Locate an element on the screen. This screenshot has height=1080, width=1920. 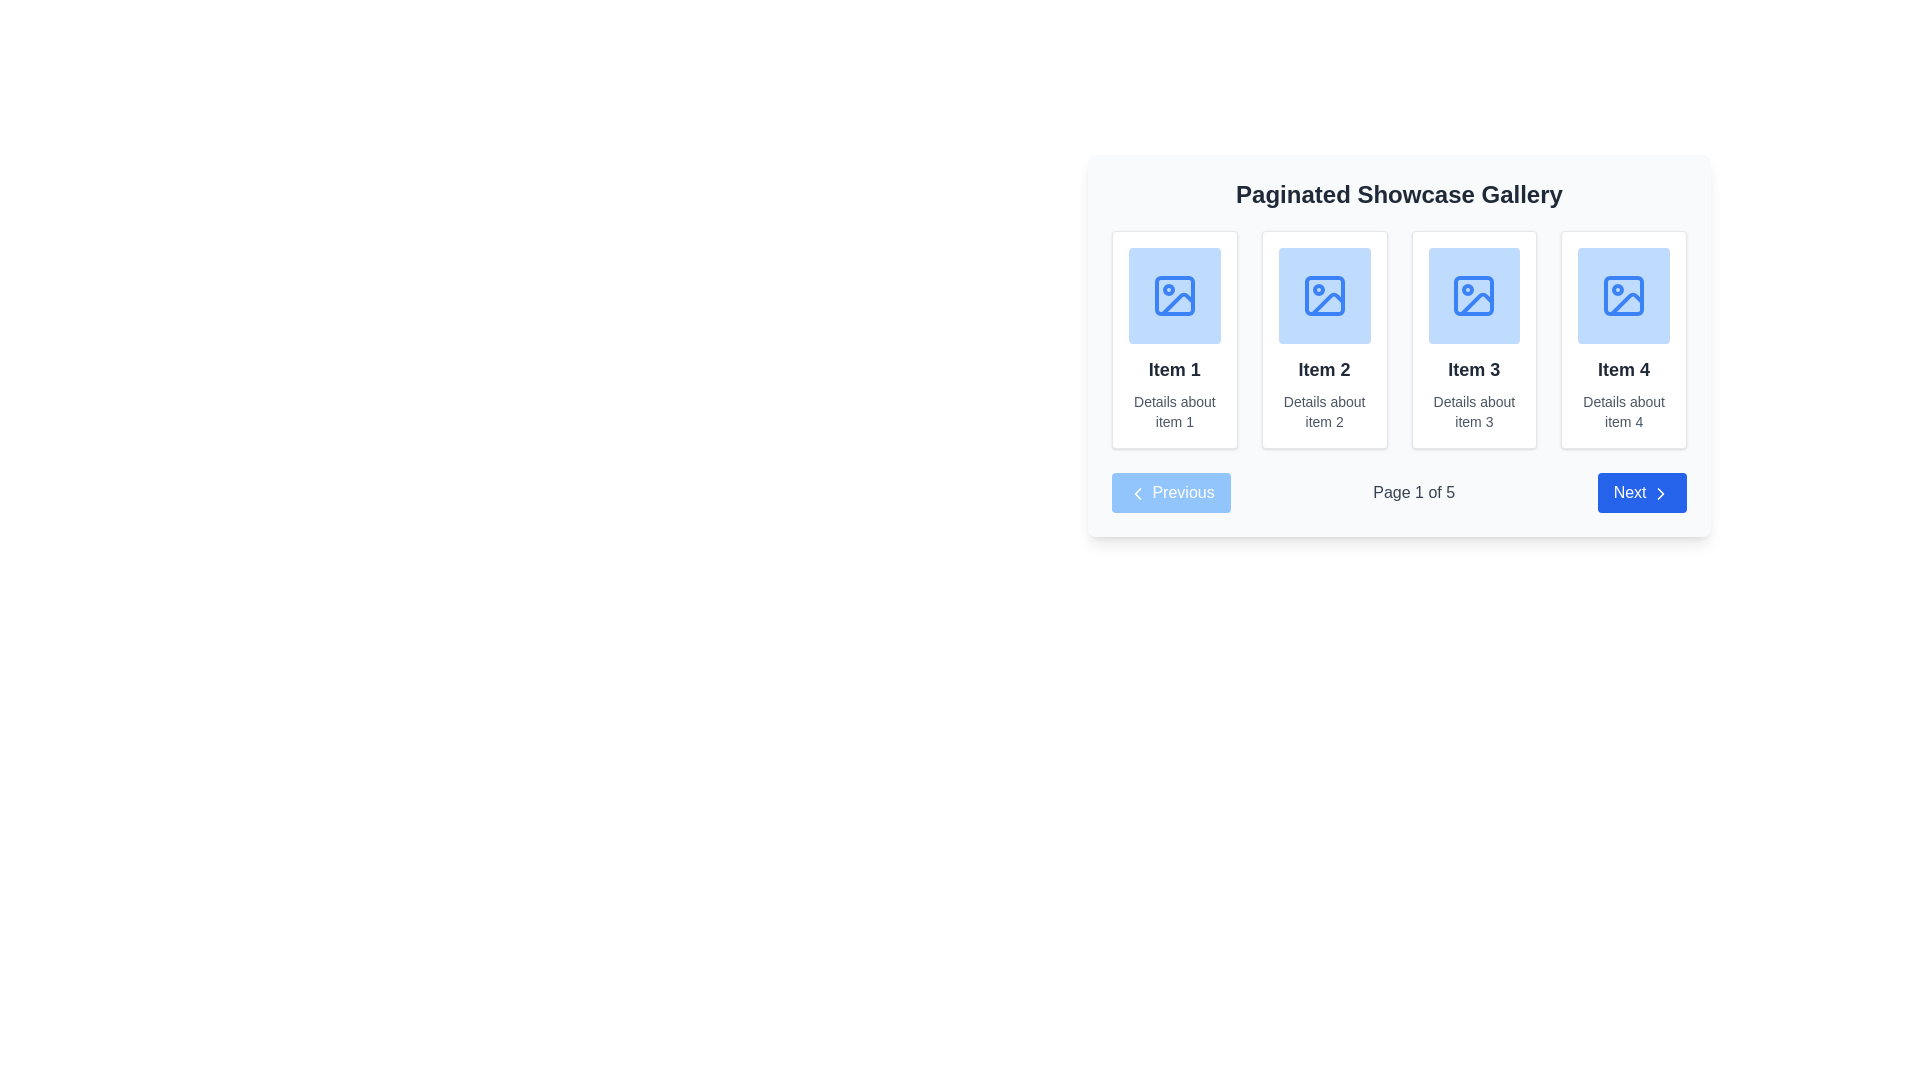
the decorative rectangle icon component, which is a small blue rectangle with rounded corners located within the image icon on the fourth card in the gallery is located at coordinates (1624, 296).